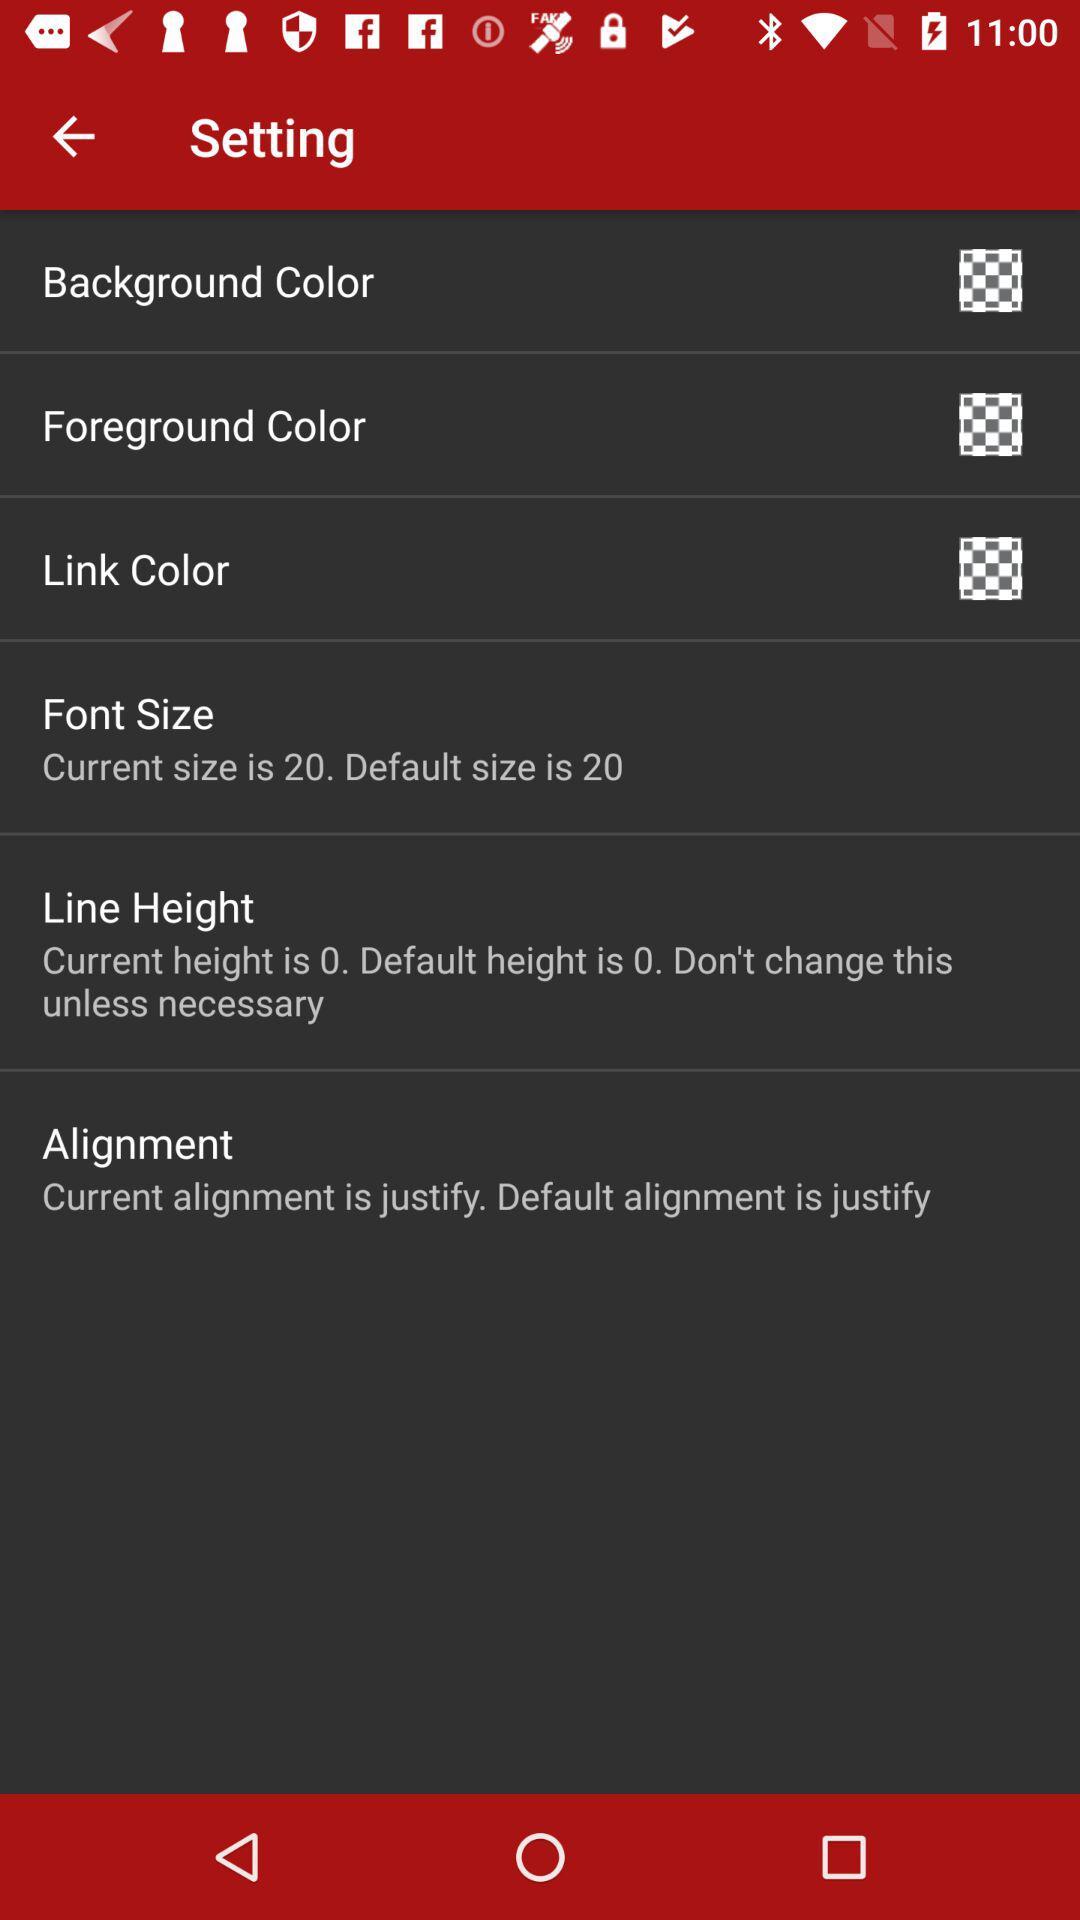  I want to click on the foreground color, so click(204, 423).